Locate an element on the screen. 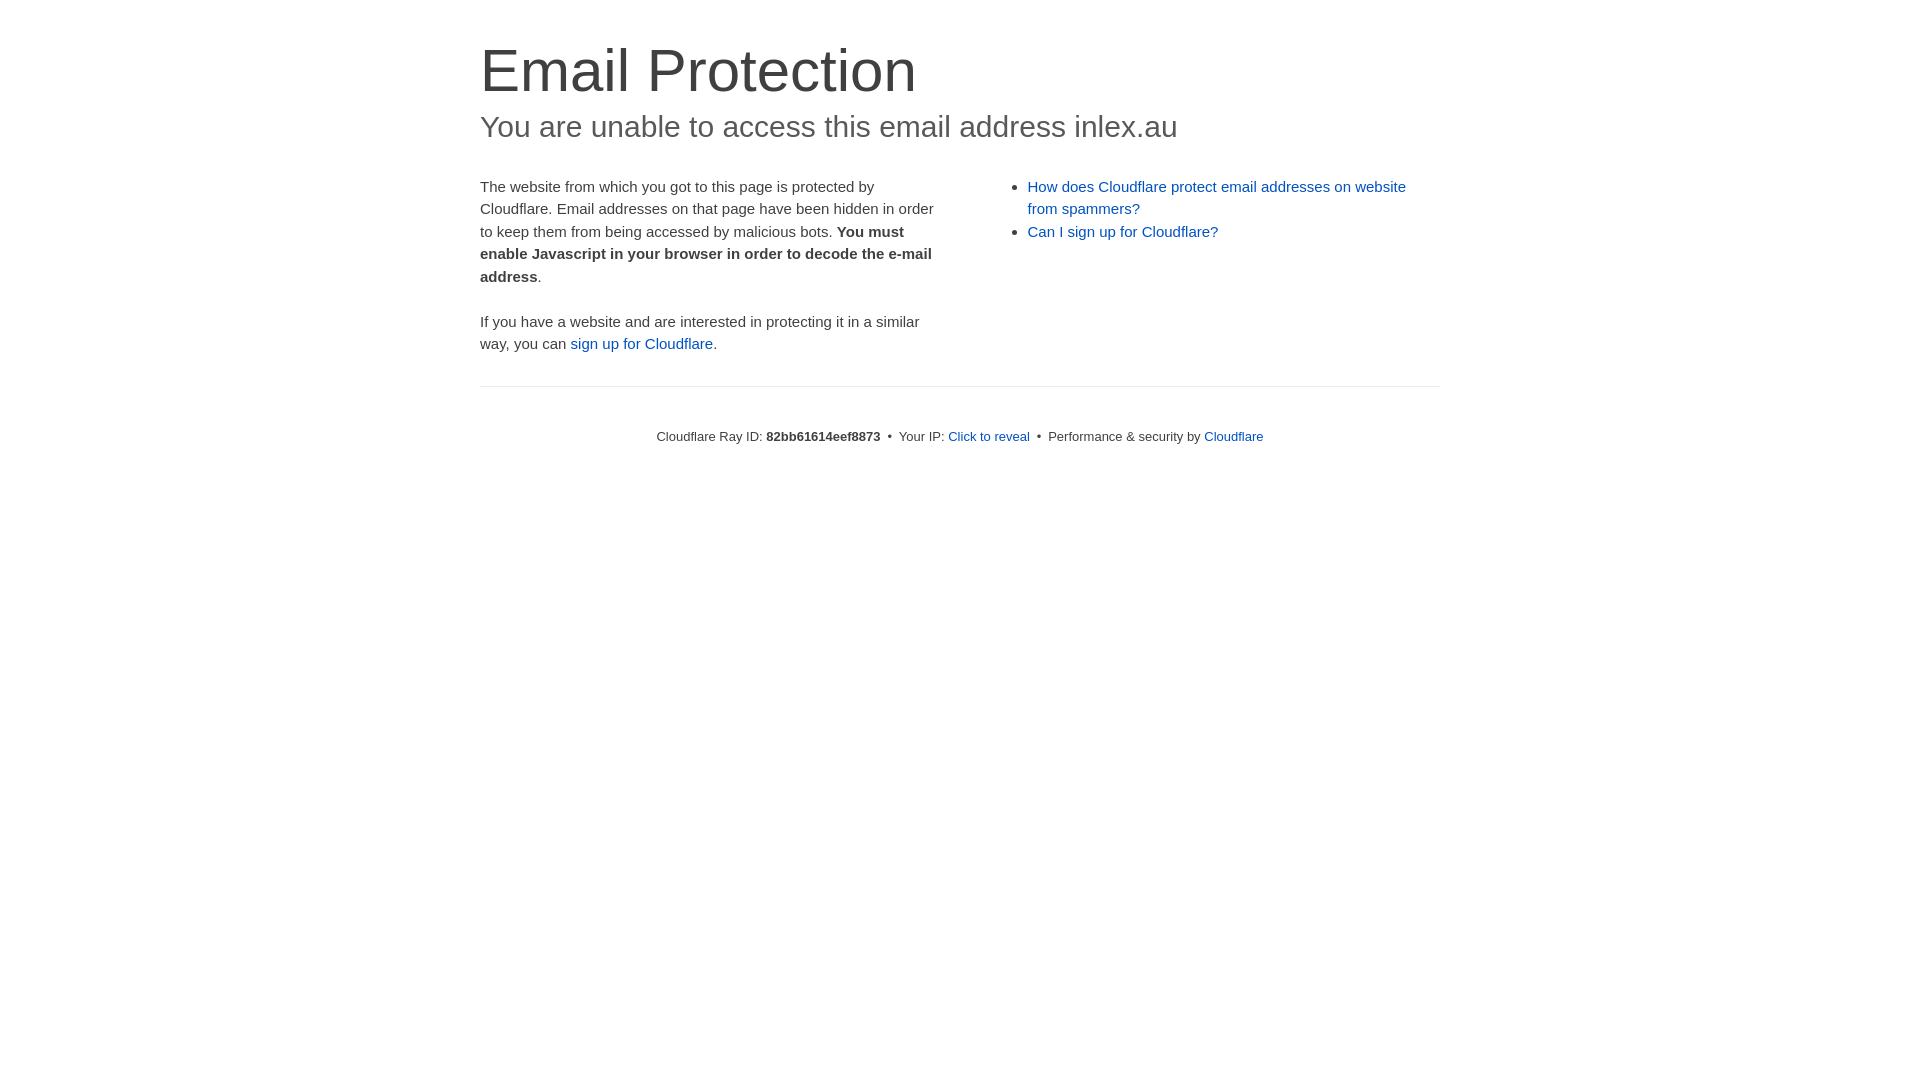 The width and height of the screenshot is (1920, 1080). 'Cloudflare' is located at coordinates (1232, 435).